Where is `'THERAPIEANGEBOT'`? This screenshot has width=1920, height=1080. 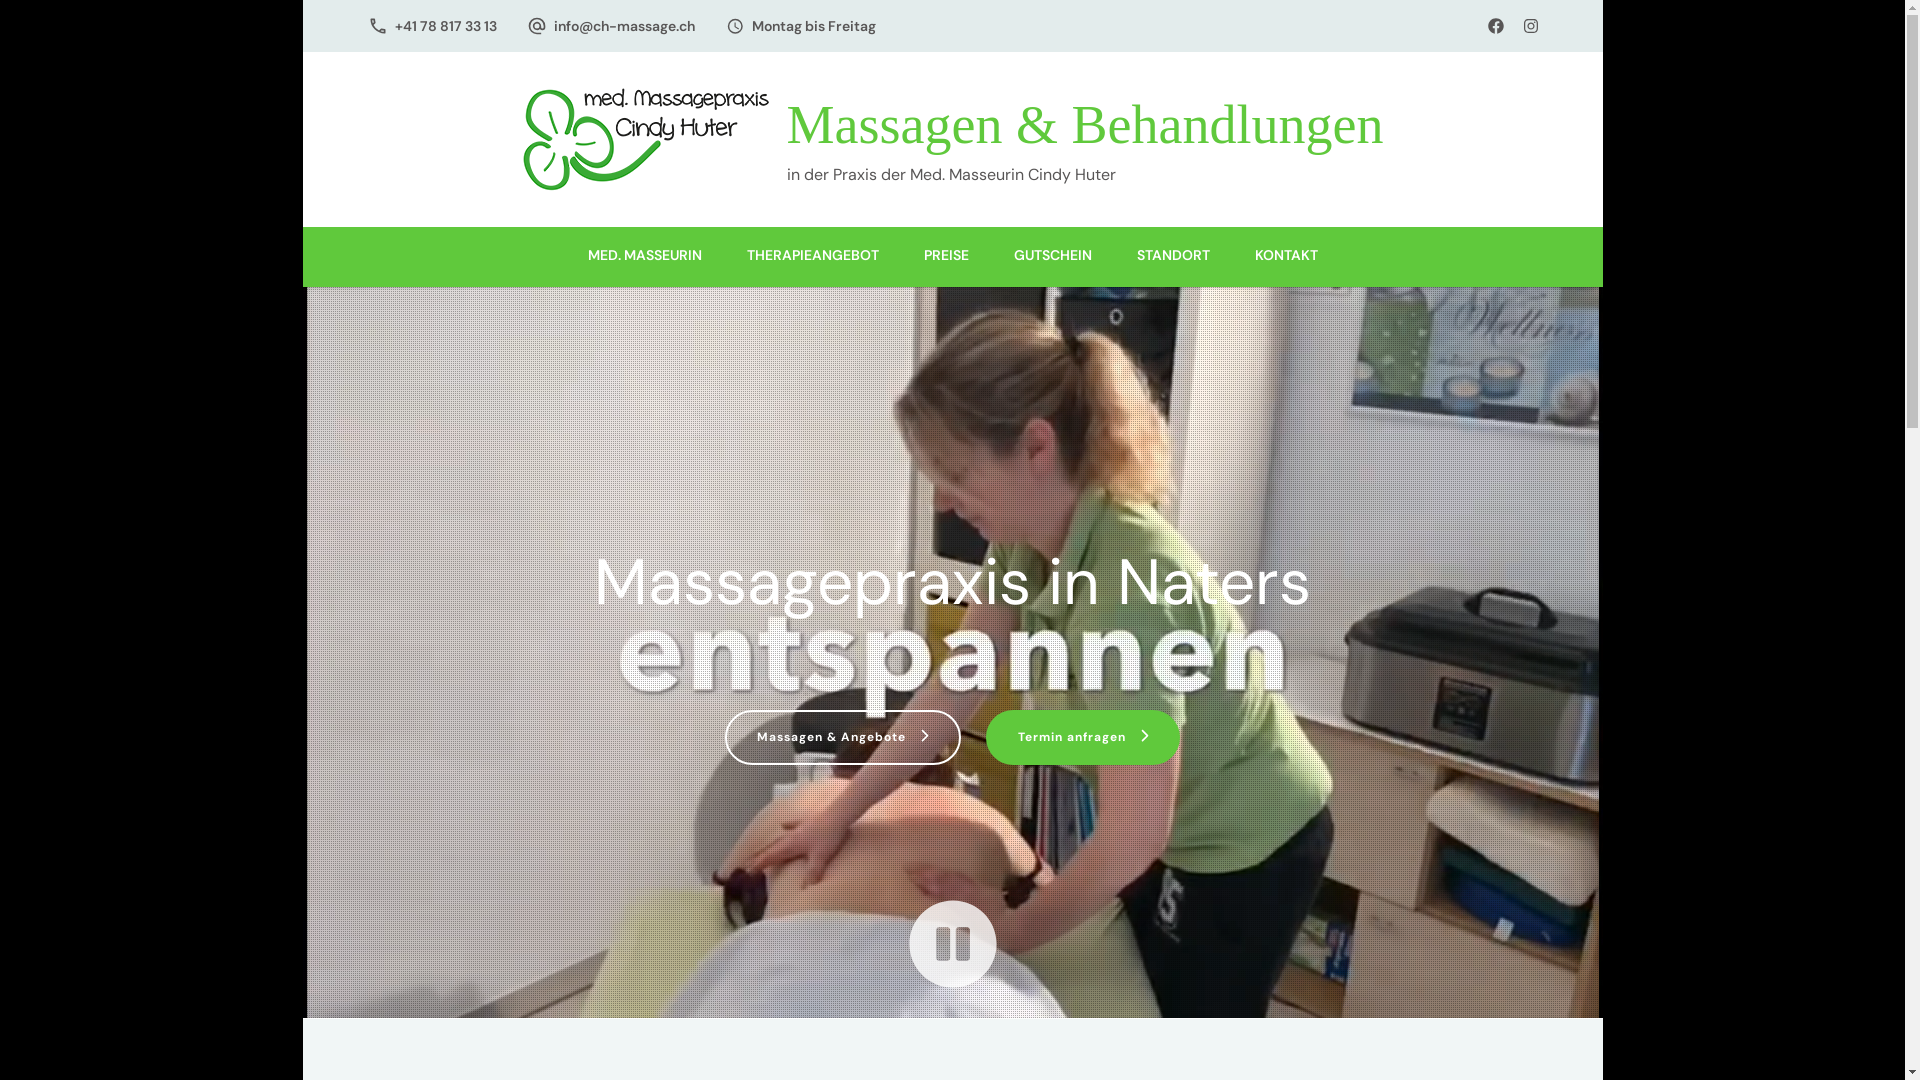 'THERAPIEANGEBOT' is located at coordinates (811, 256).